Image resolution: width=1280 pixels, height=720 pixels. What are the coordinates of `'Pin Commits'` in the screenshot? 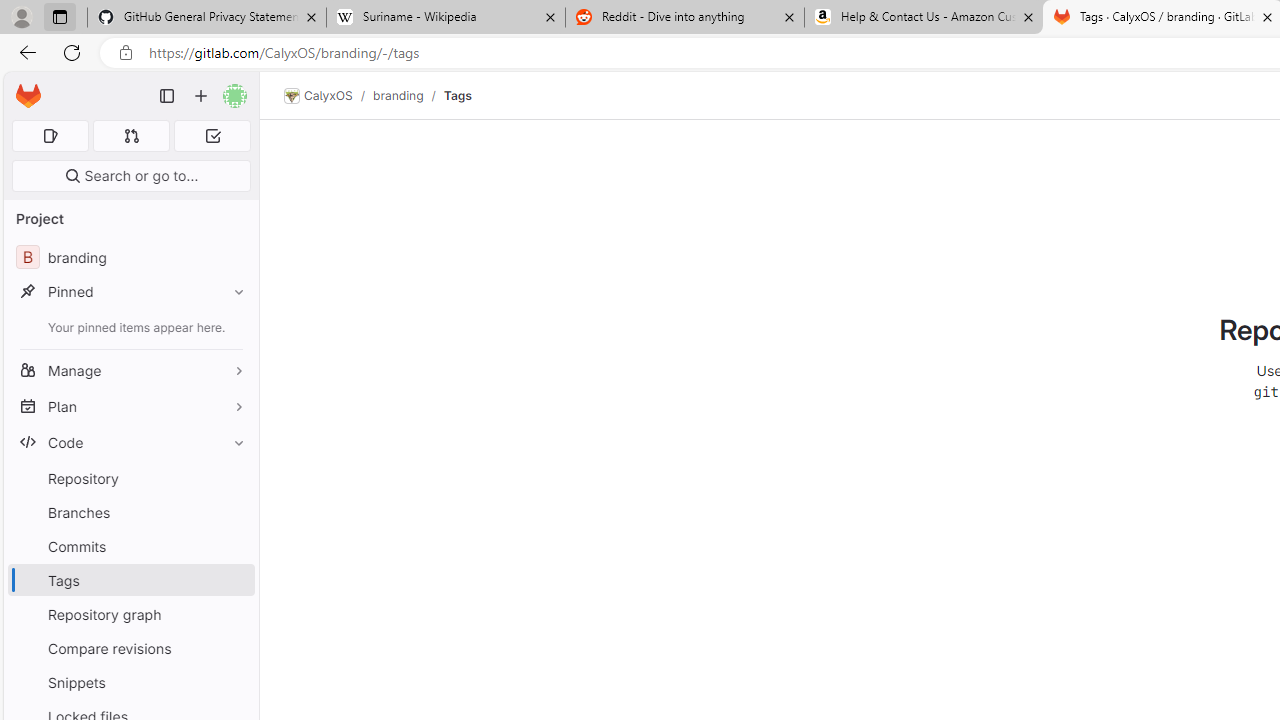 It's located at (234, 546).